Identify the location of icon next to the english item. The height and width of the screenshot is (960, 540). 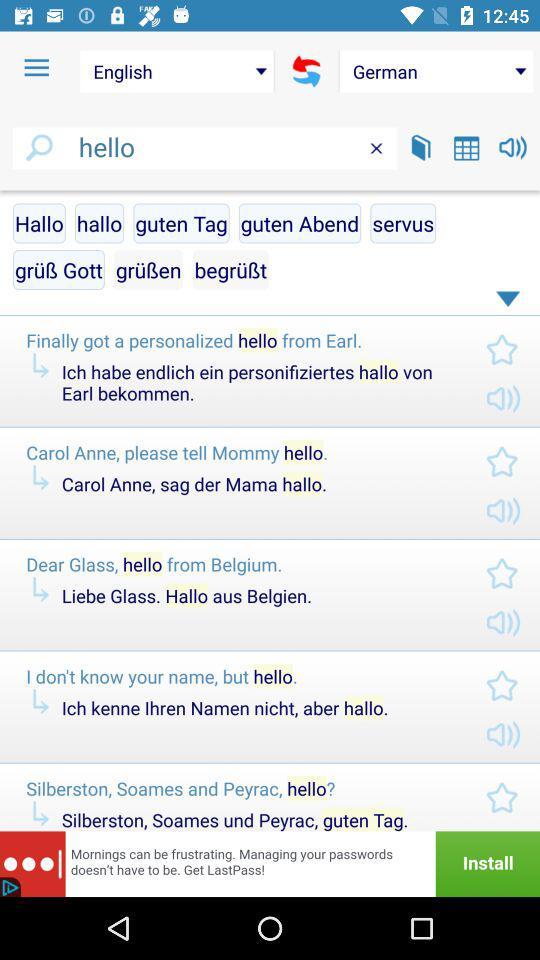
(36, 68).